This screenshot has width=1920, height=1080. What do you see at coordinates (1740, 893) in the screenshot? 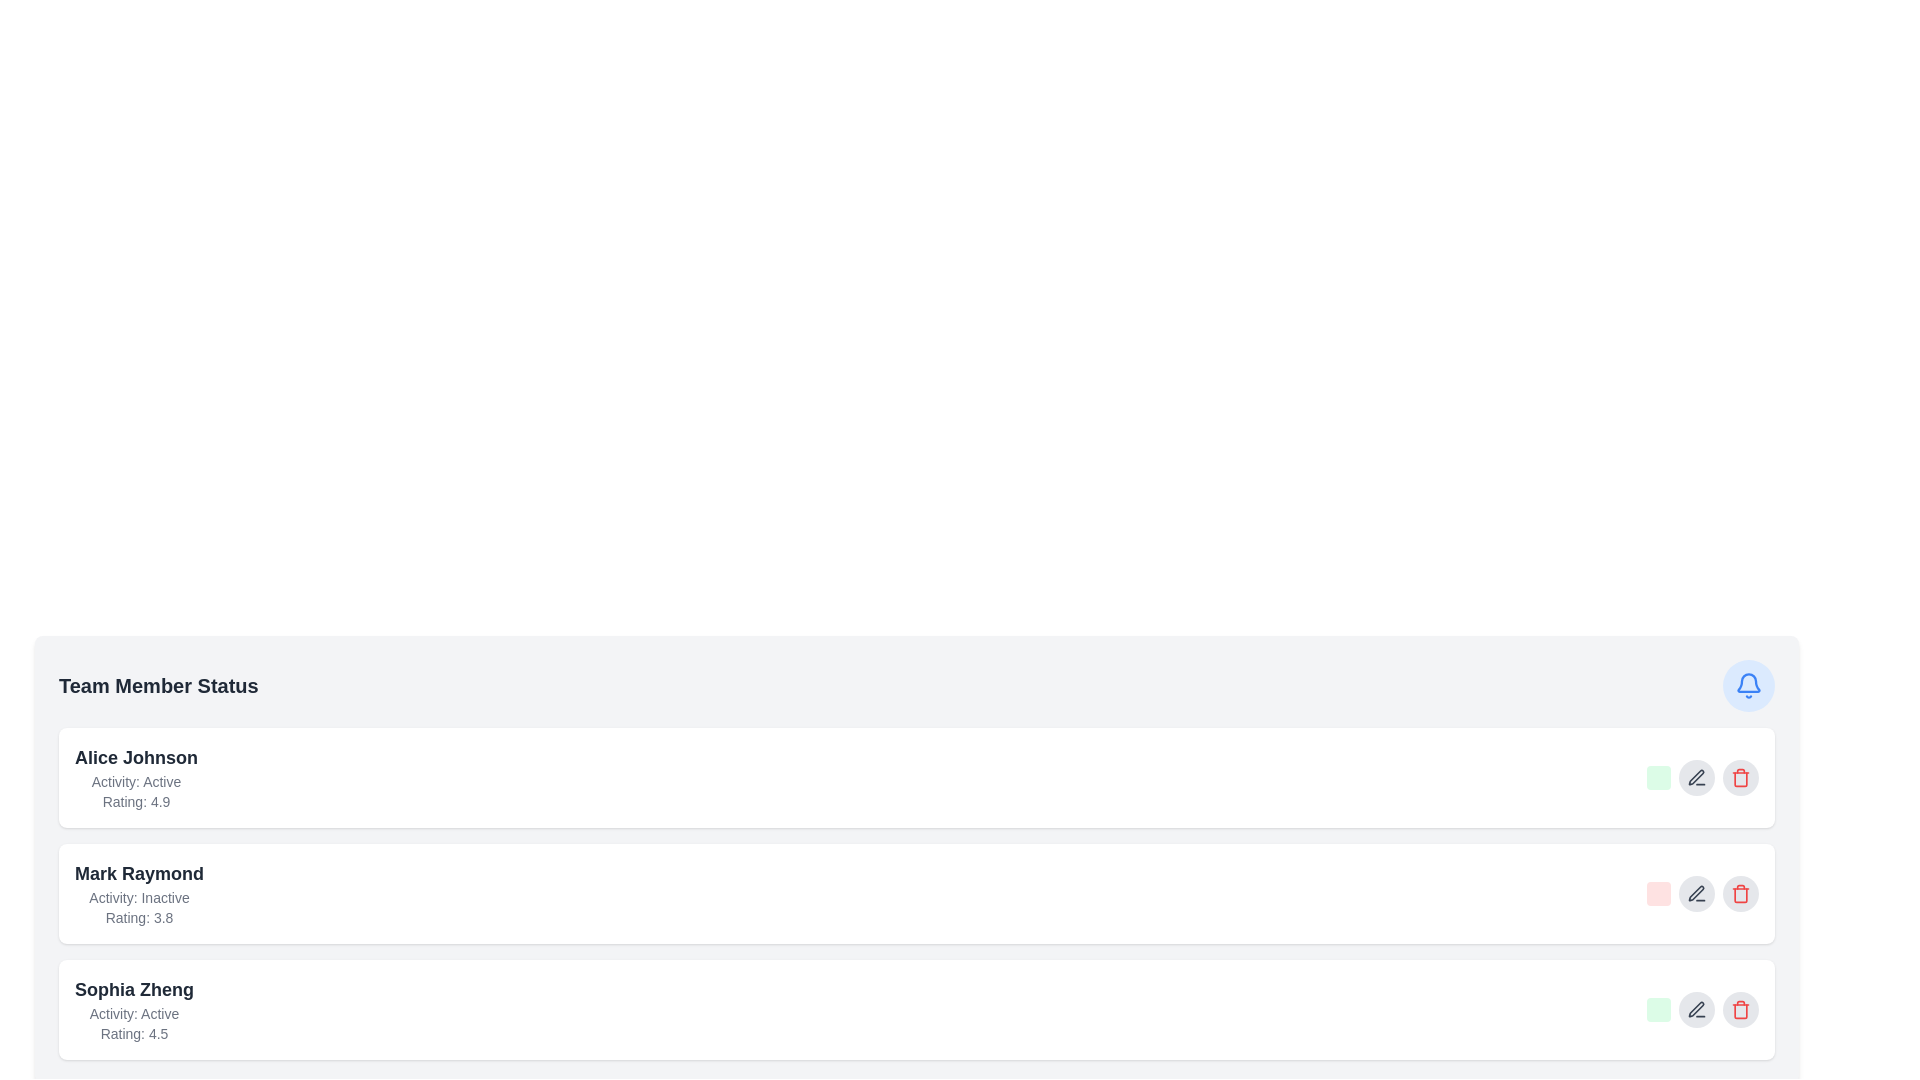
I see `the delete button located on the right side of the row displaying 'Mark Raymond', which is the third interactive element after the pen icon button` at bounding box center [1740, 893].